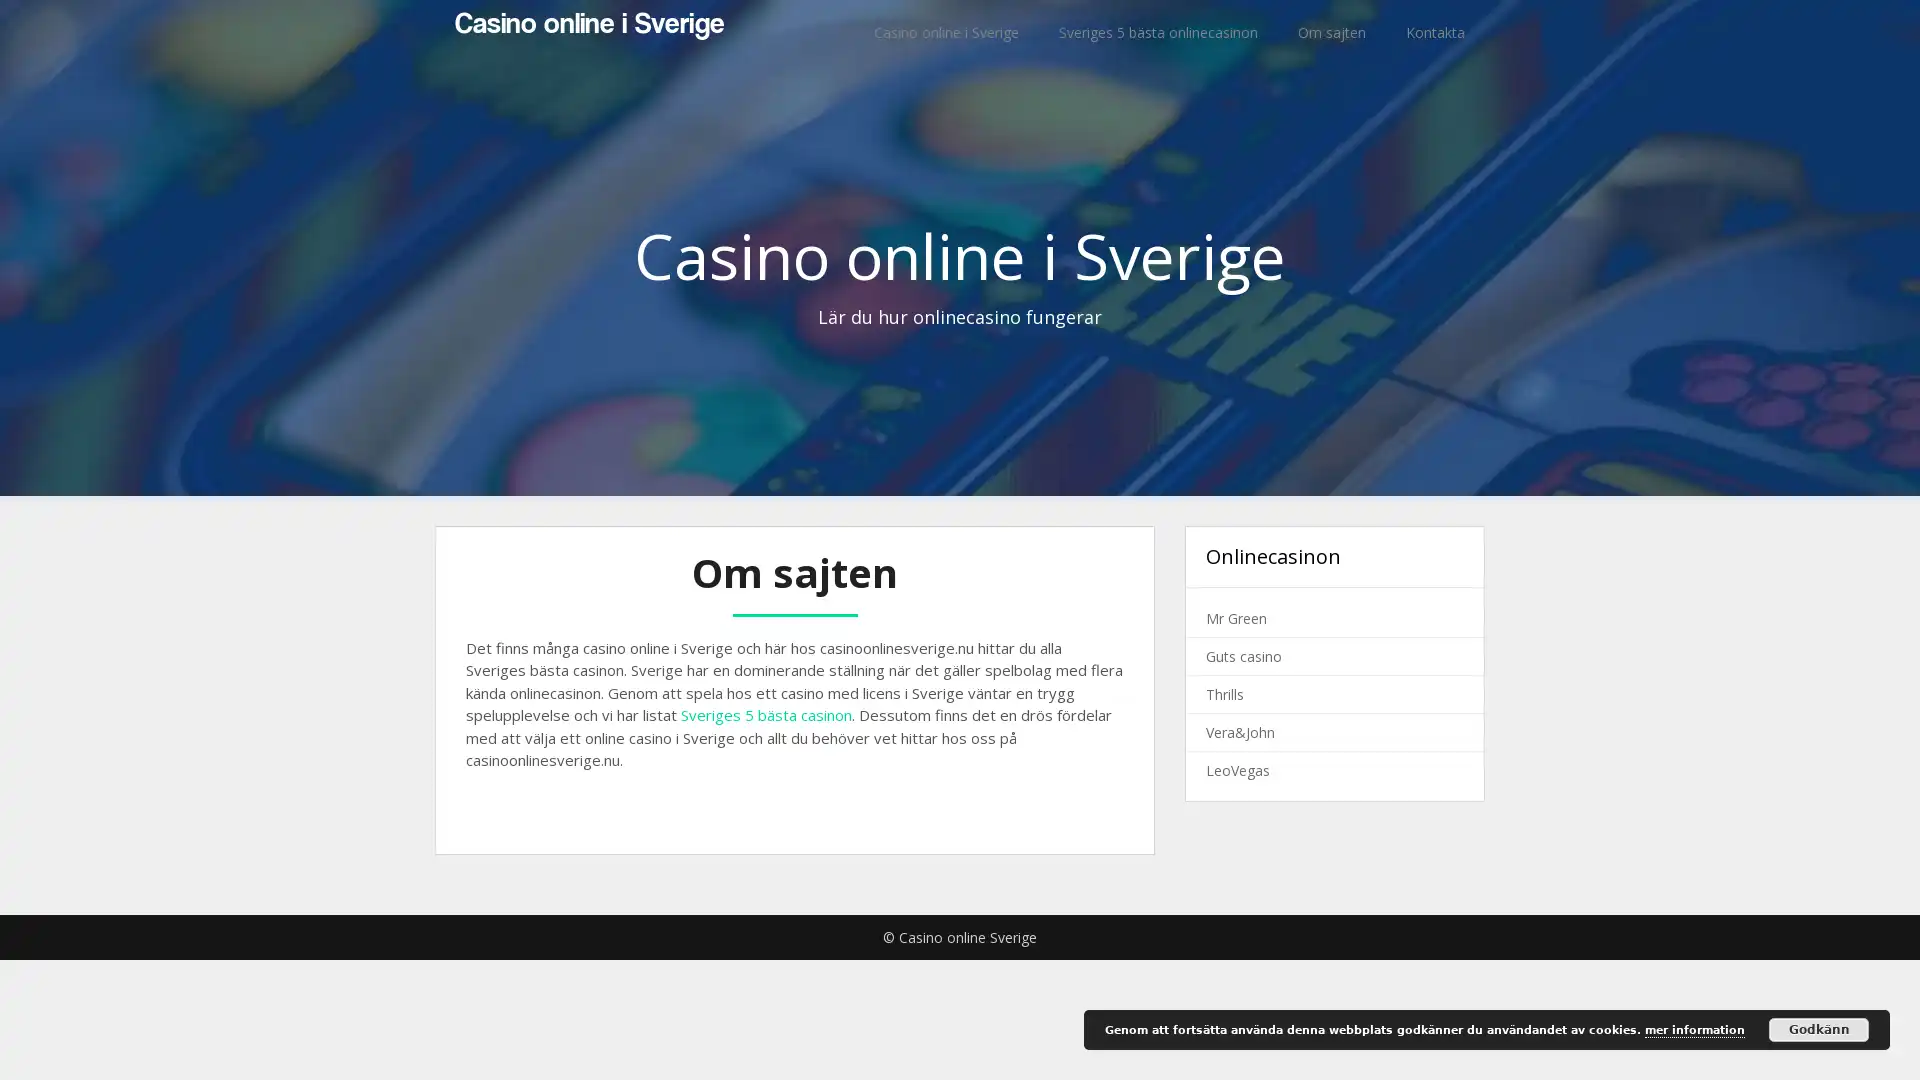 This screenshot has height=1080, width=1920. Describe the element at coordinates (1819, 1029) in the screenshot. I see `Godkann` at that location.